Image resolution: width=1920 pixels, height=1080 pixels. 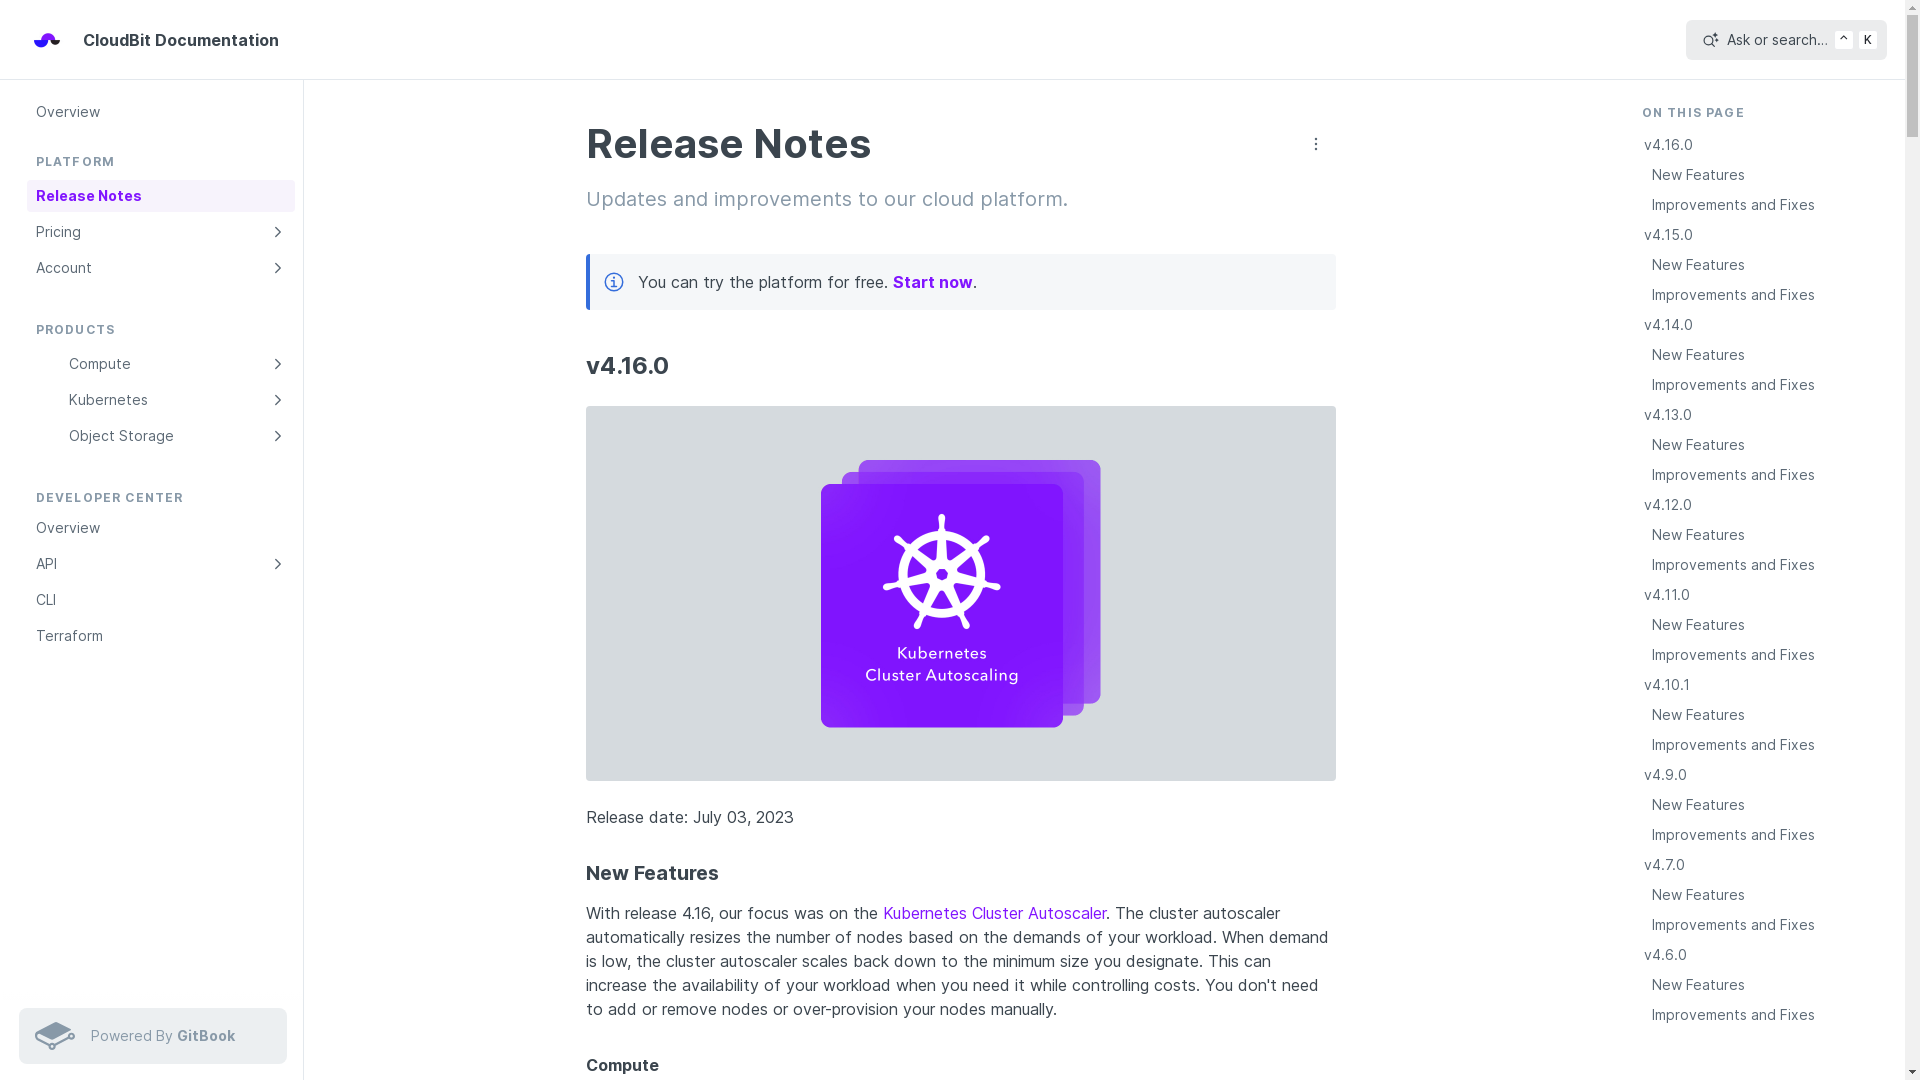 I want to click on 'CLI', so click(x=158, y=599).